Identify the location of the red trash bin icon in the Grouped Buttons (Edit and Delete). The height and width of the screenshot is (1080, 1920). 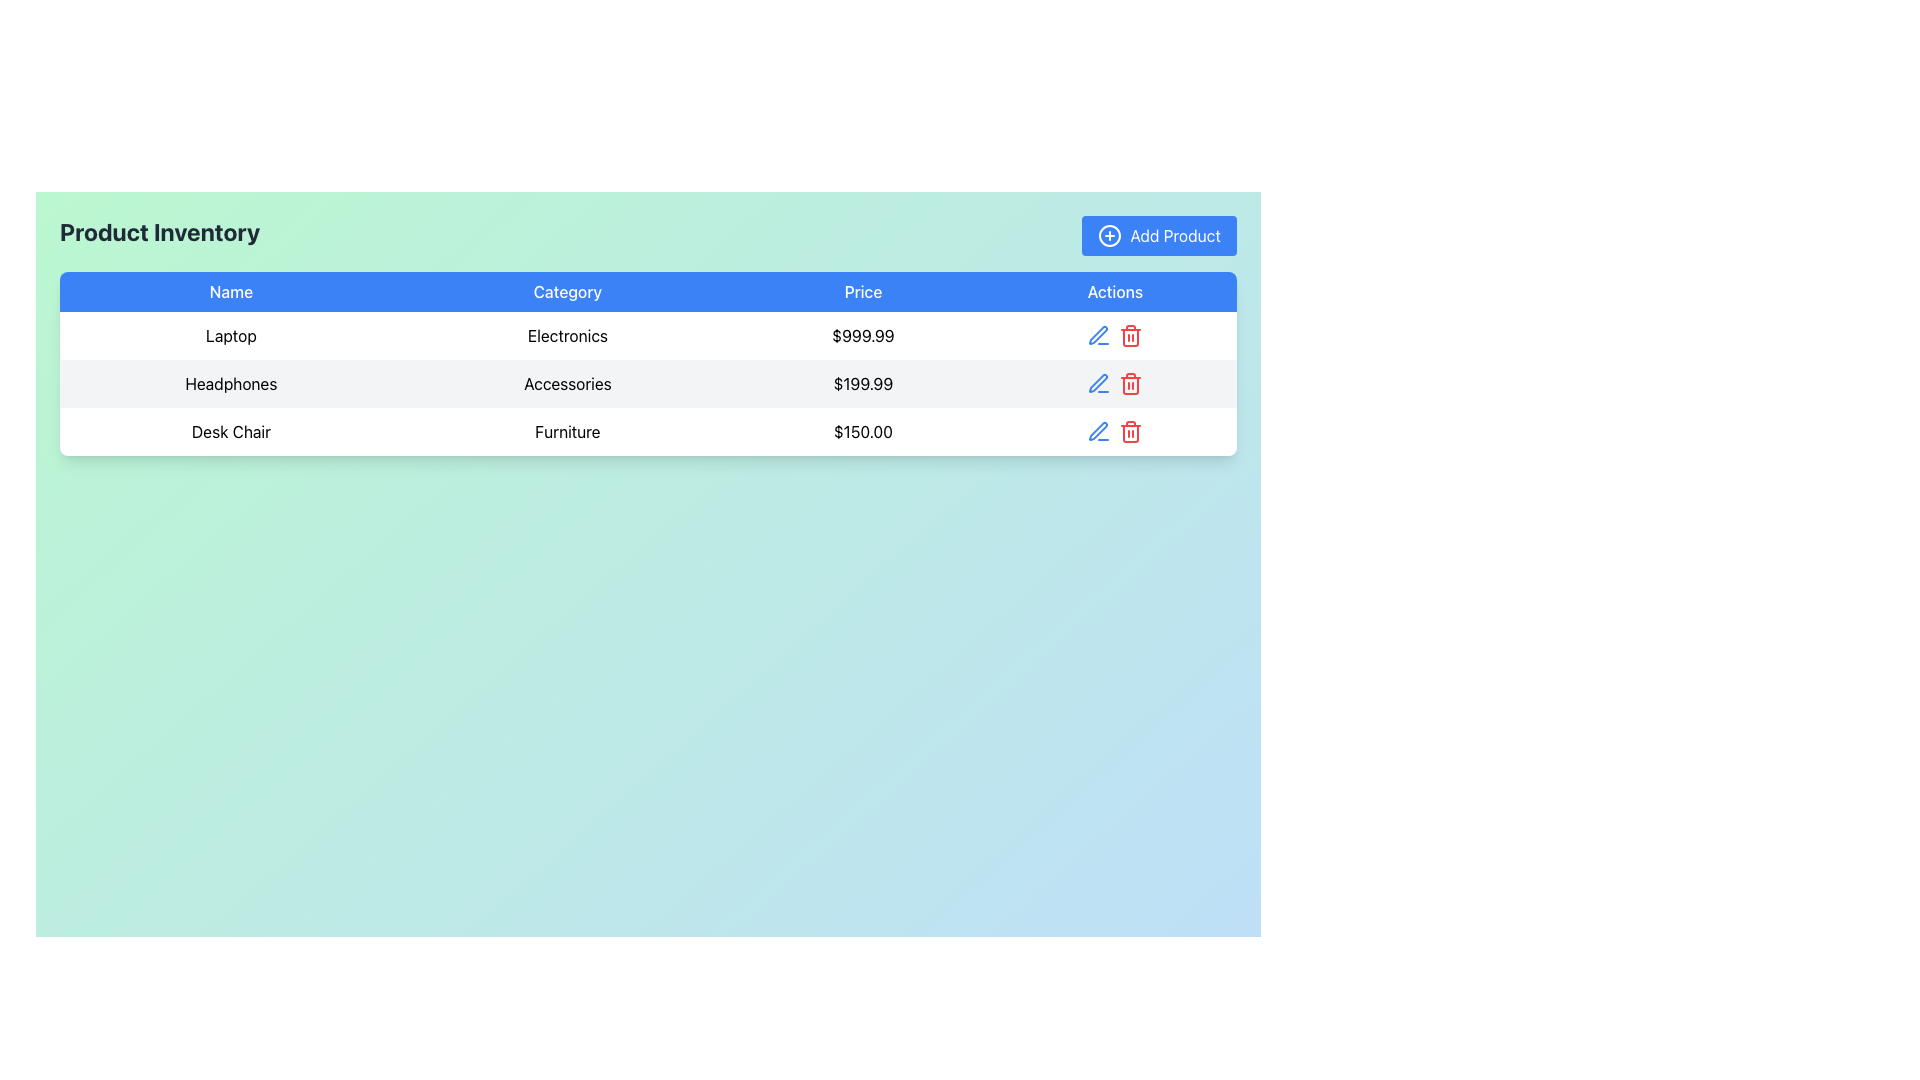
(1114, 334).